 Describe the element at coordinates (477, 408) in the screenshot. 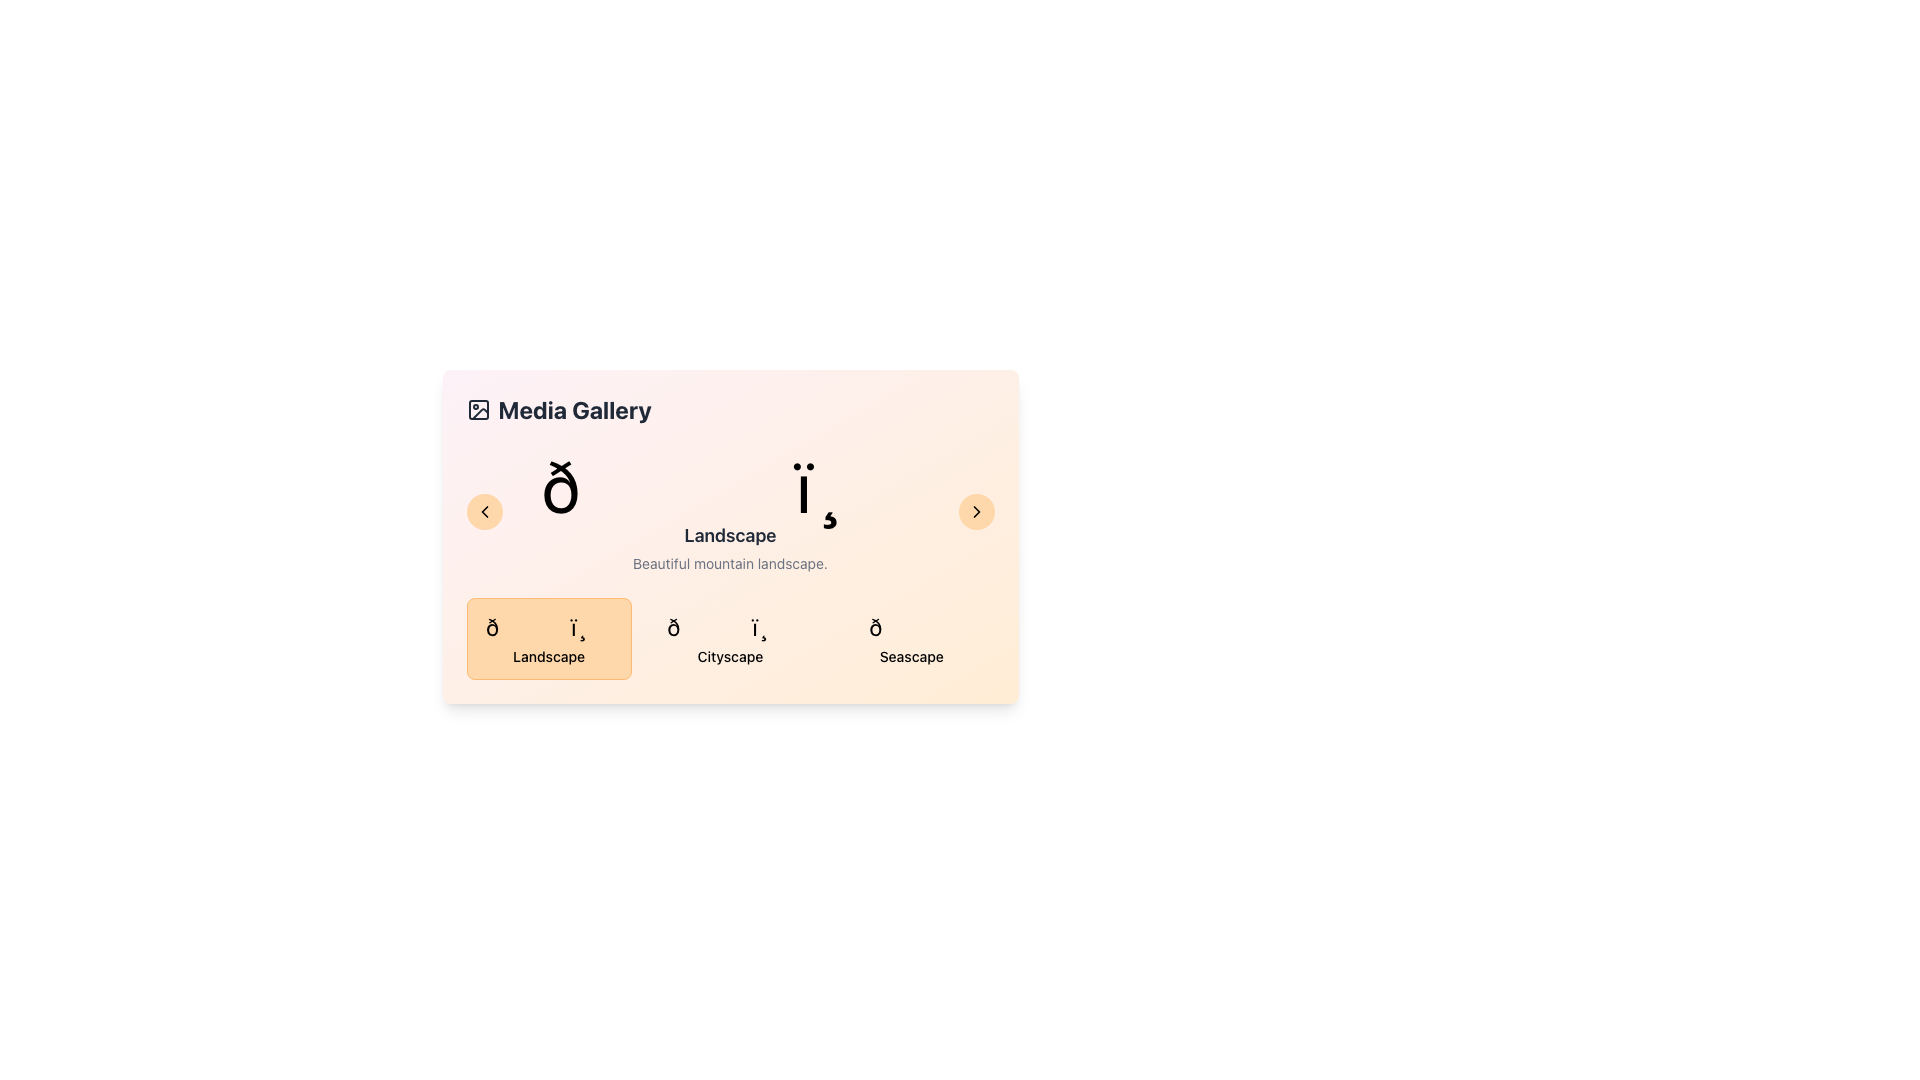

I see `the SVG image icon located at the top-left corner of the header section` at that location.